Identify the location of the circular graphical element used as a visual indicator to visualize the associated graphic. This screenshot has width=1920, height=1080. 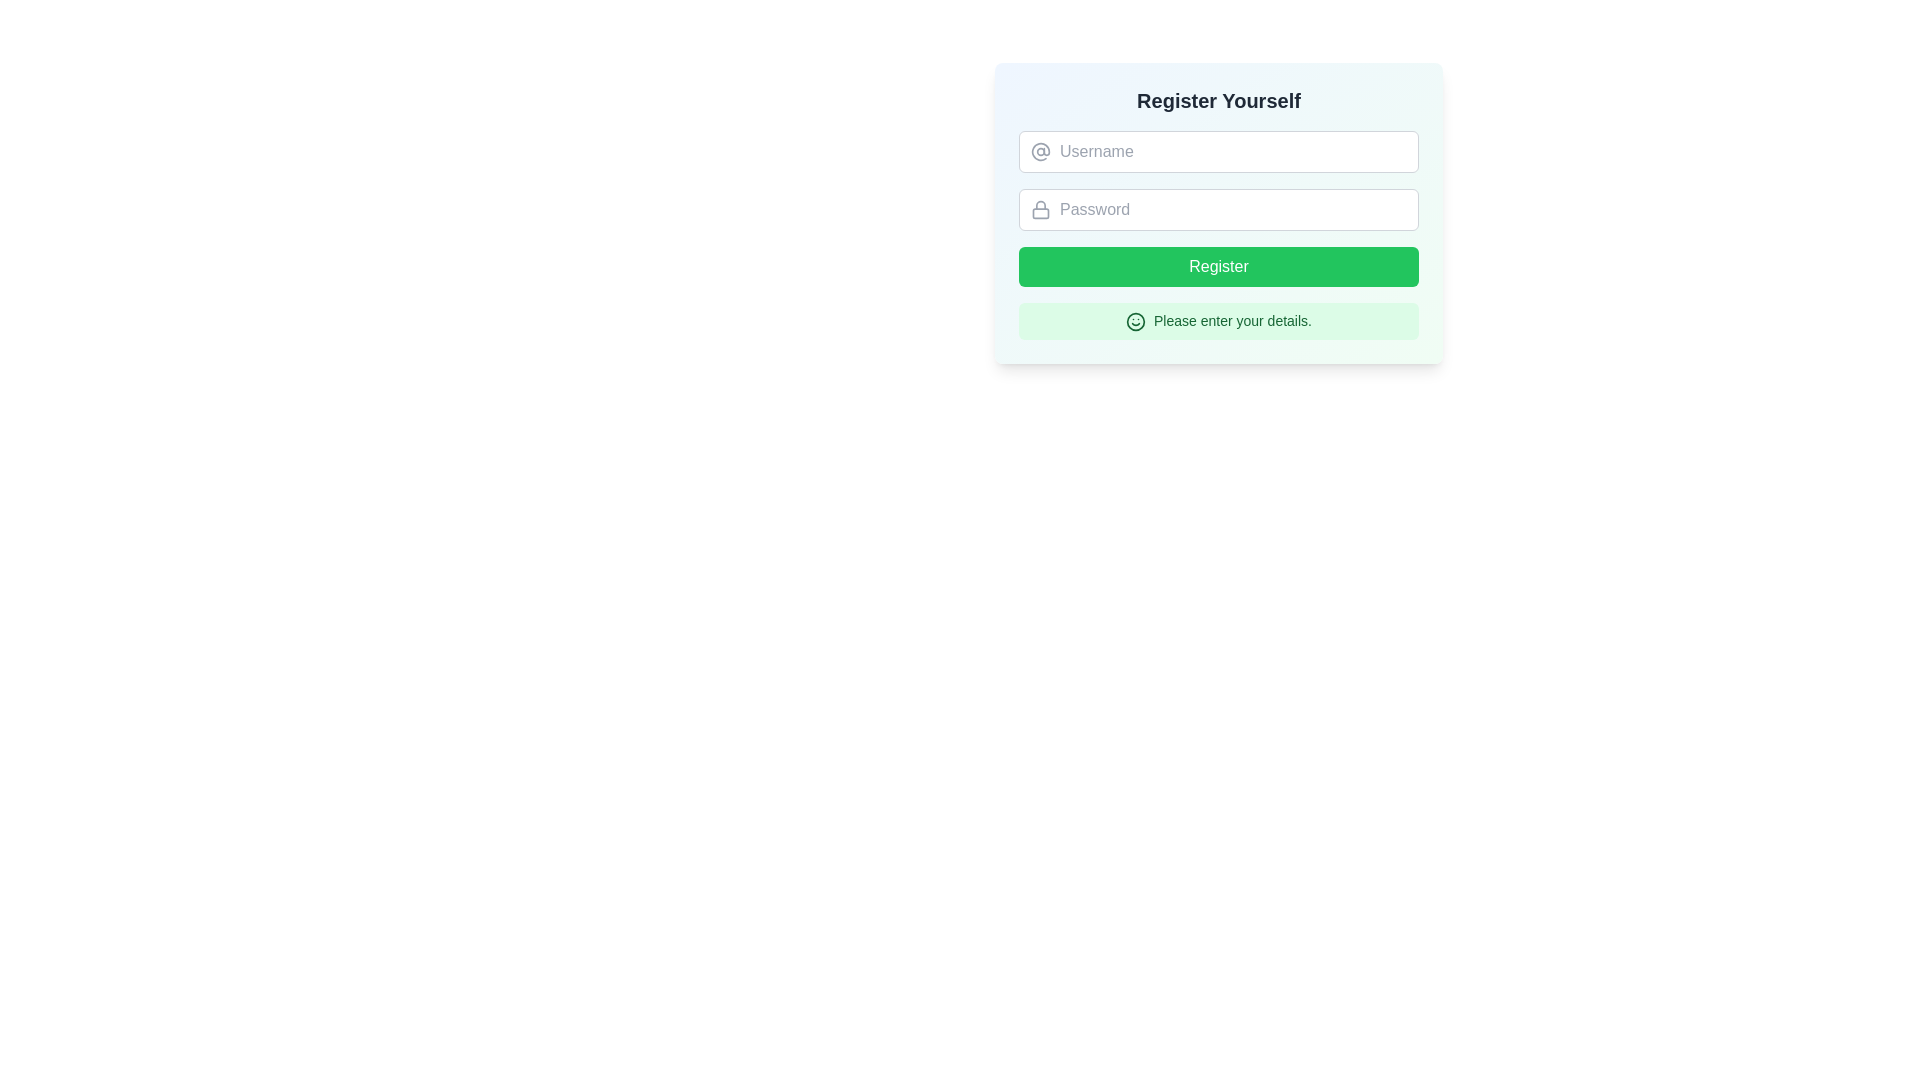
(1136, 320).